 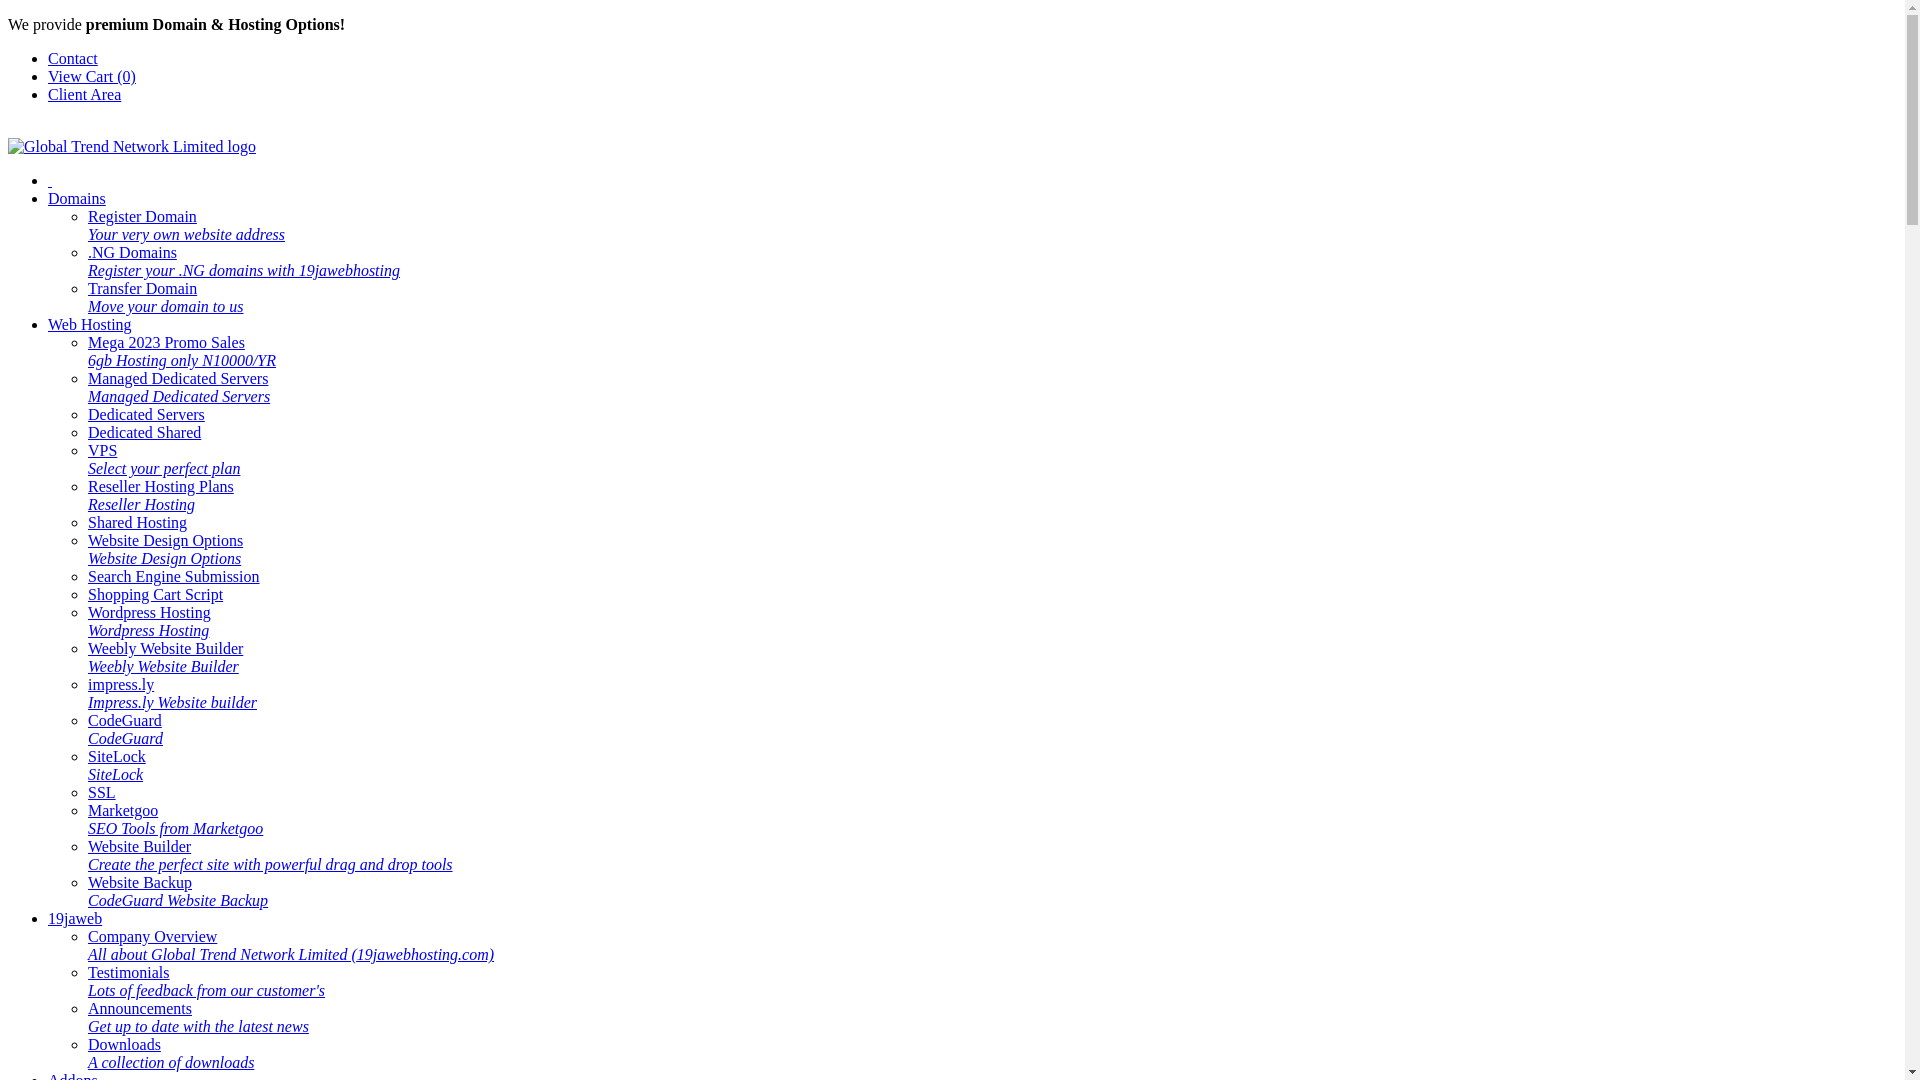 What do you see at coordinates (124, 729) in the screenshot?
I see `'CodeGuard` at bounding box center [124, 729].